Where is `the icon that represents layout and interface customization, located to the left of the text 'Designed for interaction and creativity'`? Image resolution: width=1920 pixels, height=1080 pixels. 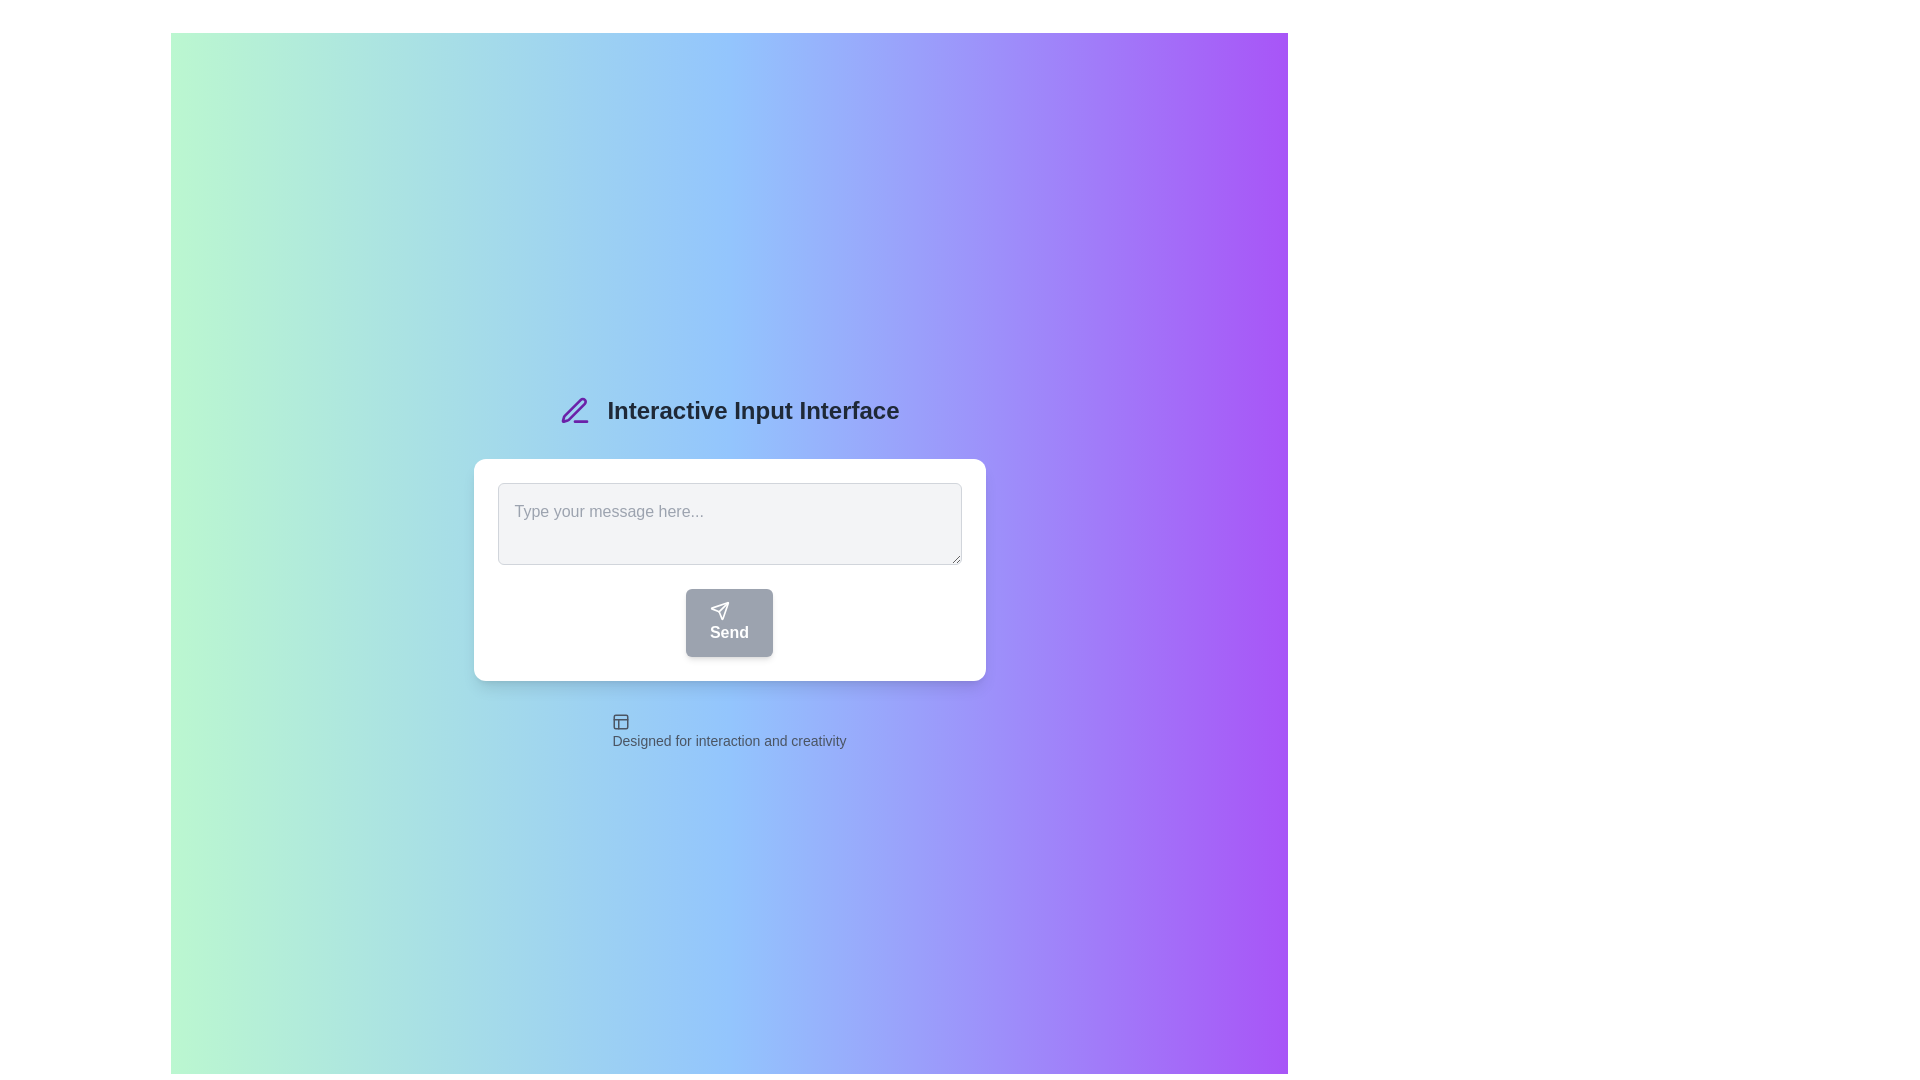 the icon that represents layout and interface customization, located to the left of the text 'Designed for interaction and creativity' is located at coordinates (620, 721).